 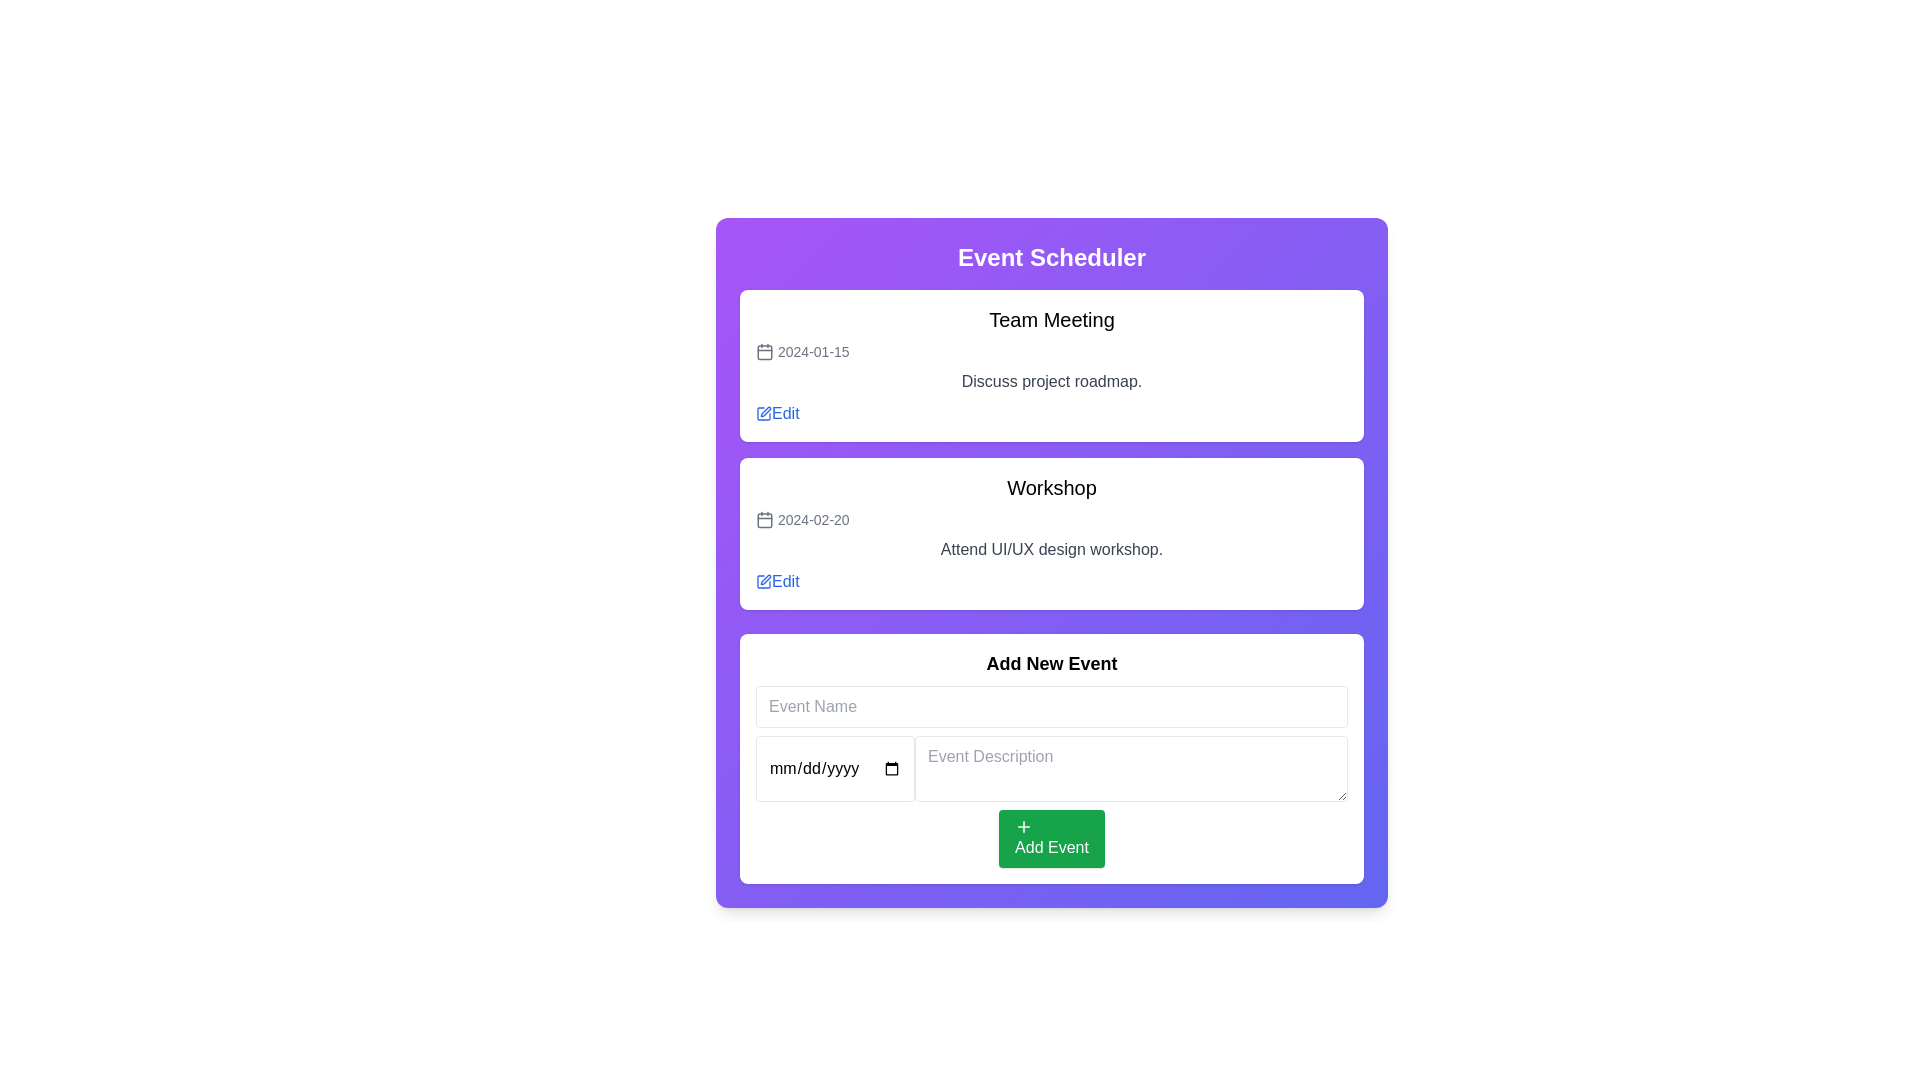 What do you see at coordinates (762, 582) in the screenshot?
I see `the editing icon located in the middle section of the interface` at bounding box center [762, 582].